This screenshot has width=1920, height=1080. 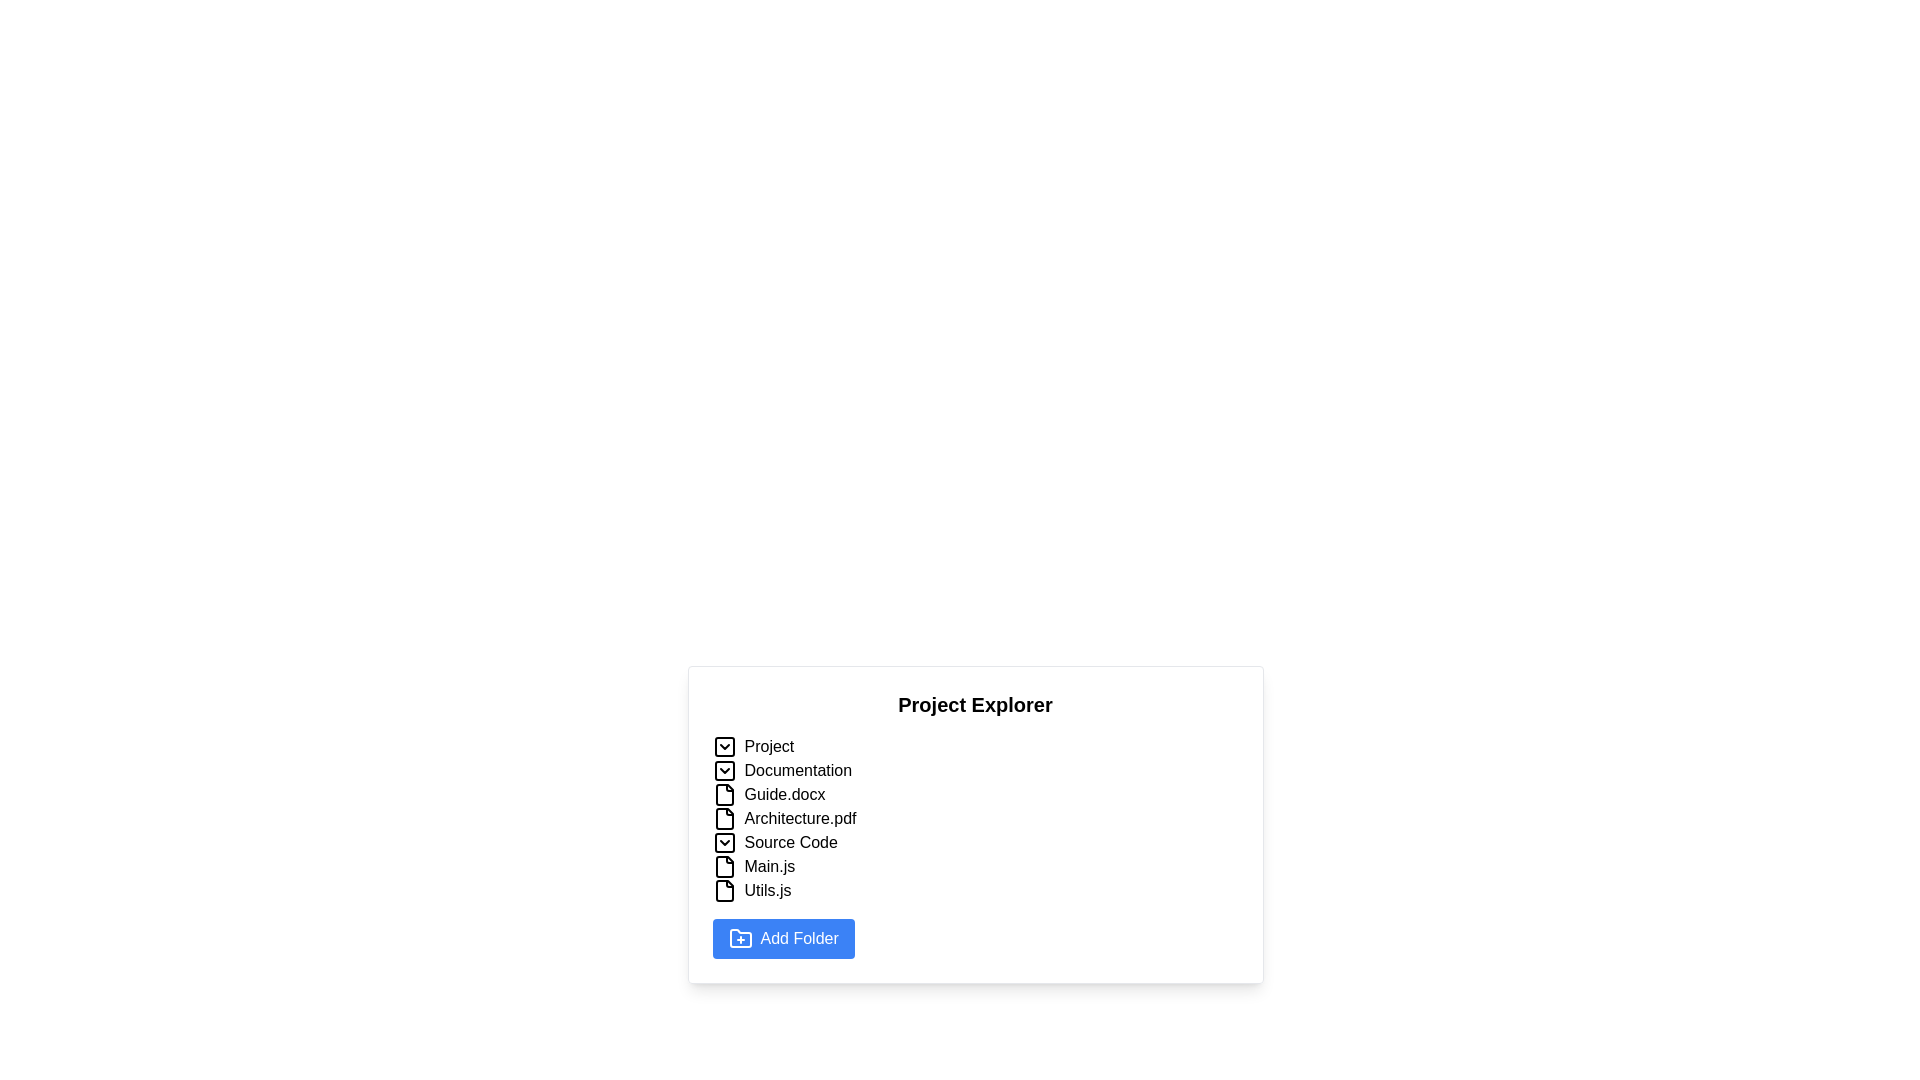 I want to click on the 'Add Folder' button with a blue background and a folder icon on the left, so click(x=782, y=938).